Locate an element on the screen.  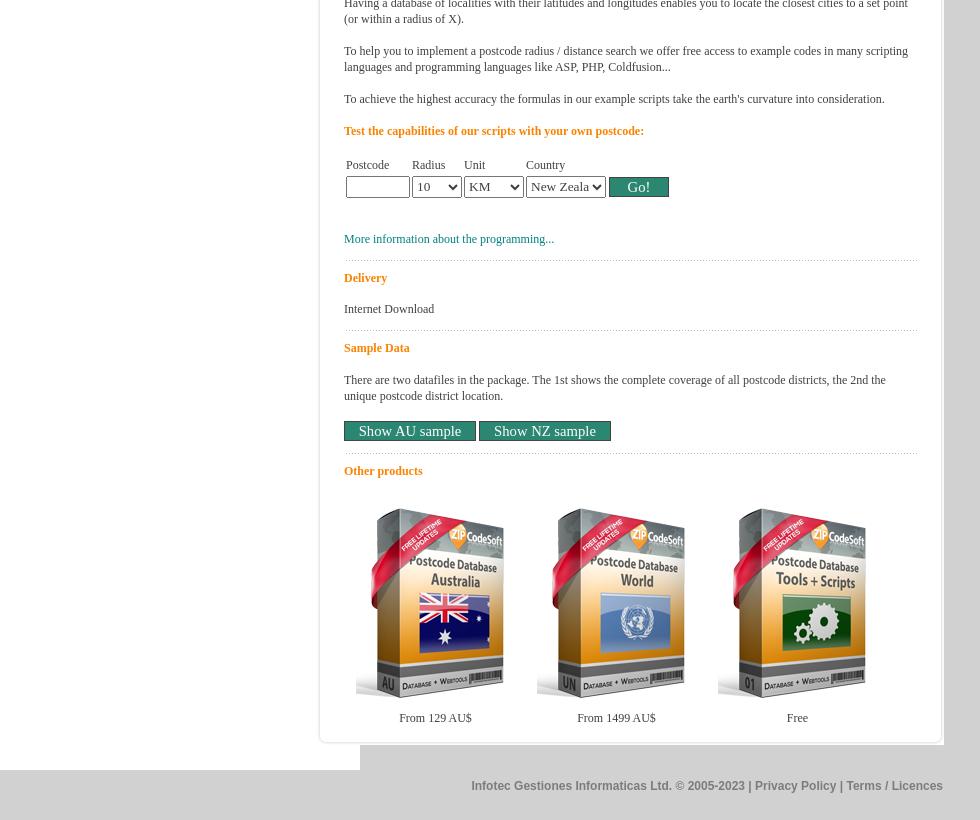
'To help you to implement a postcode radius / distance search we offer free access to example codes in many scripting languages and programming languages like ASP, PHP, Coldfusion...' is located at coordinates (626, 57).